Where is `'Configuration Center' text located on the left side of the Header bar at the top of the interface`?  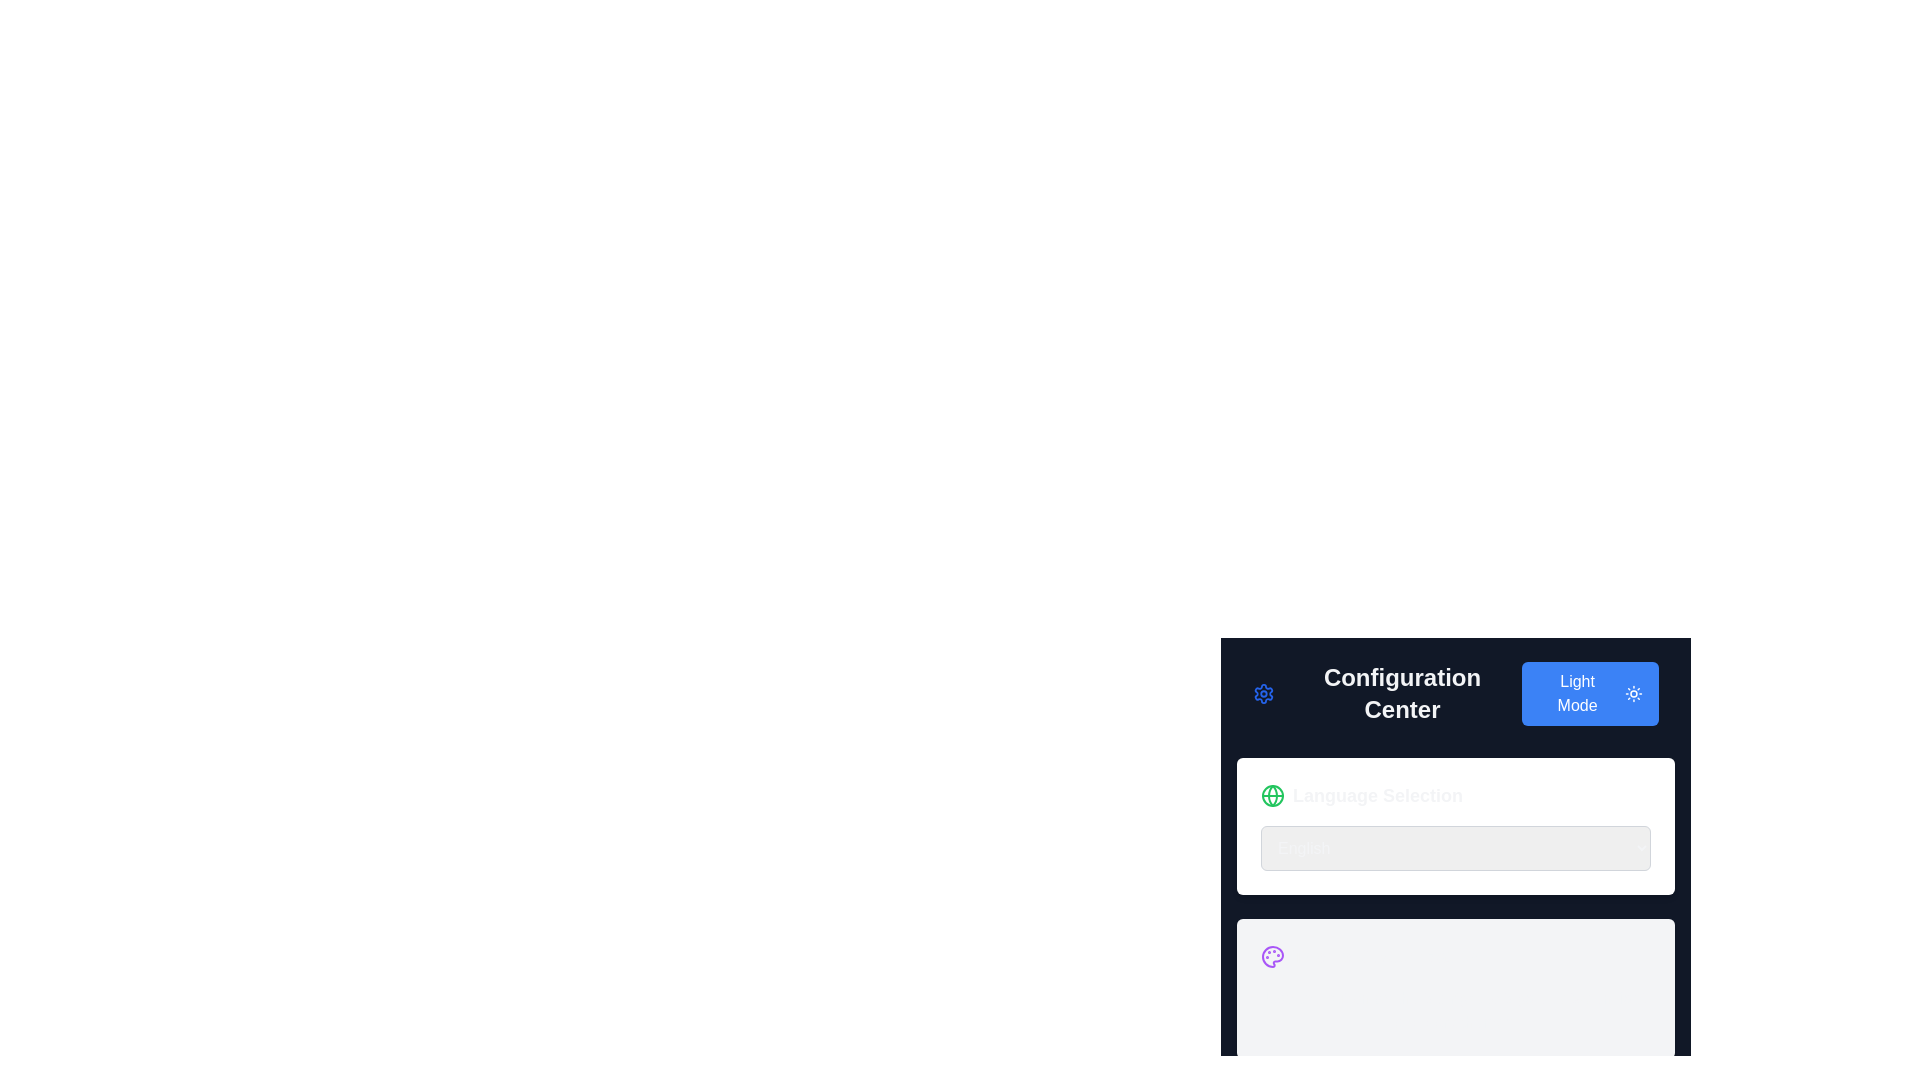 'Configuration Center' text located on the left side of the Header bar at the top of the interface is located at coordinates (1455, 693).